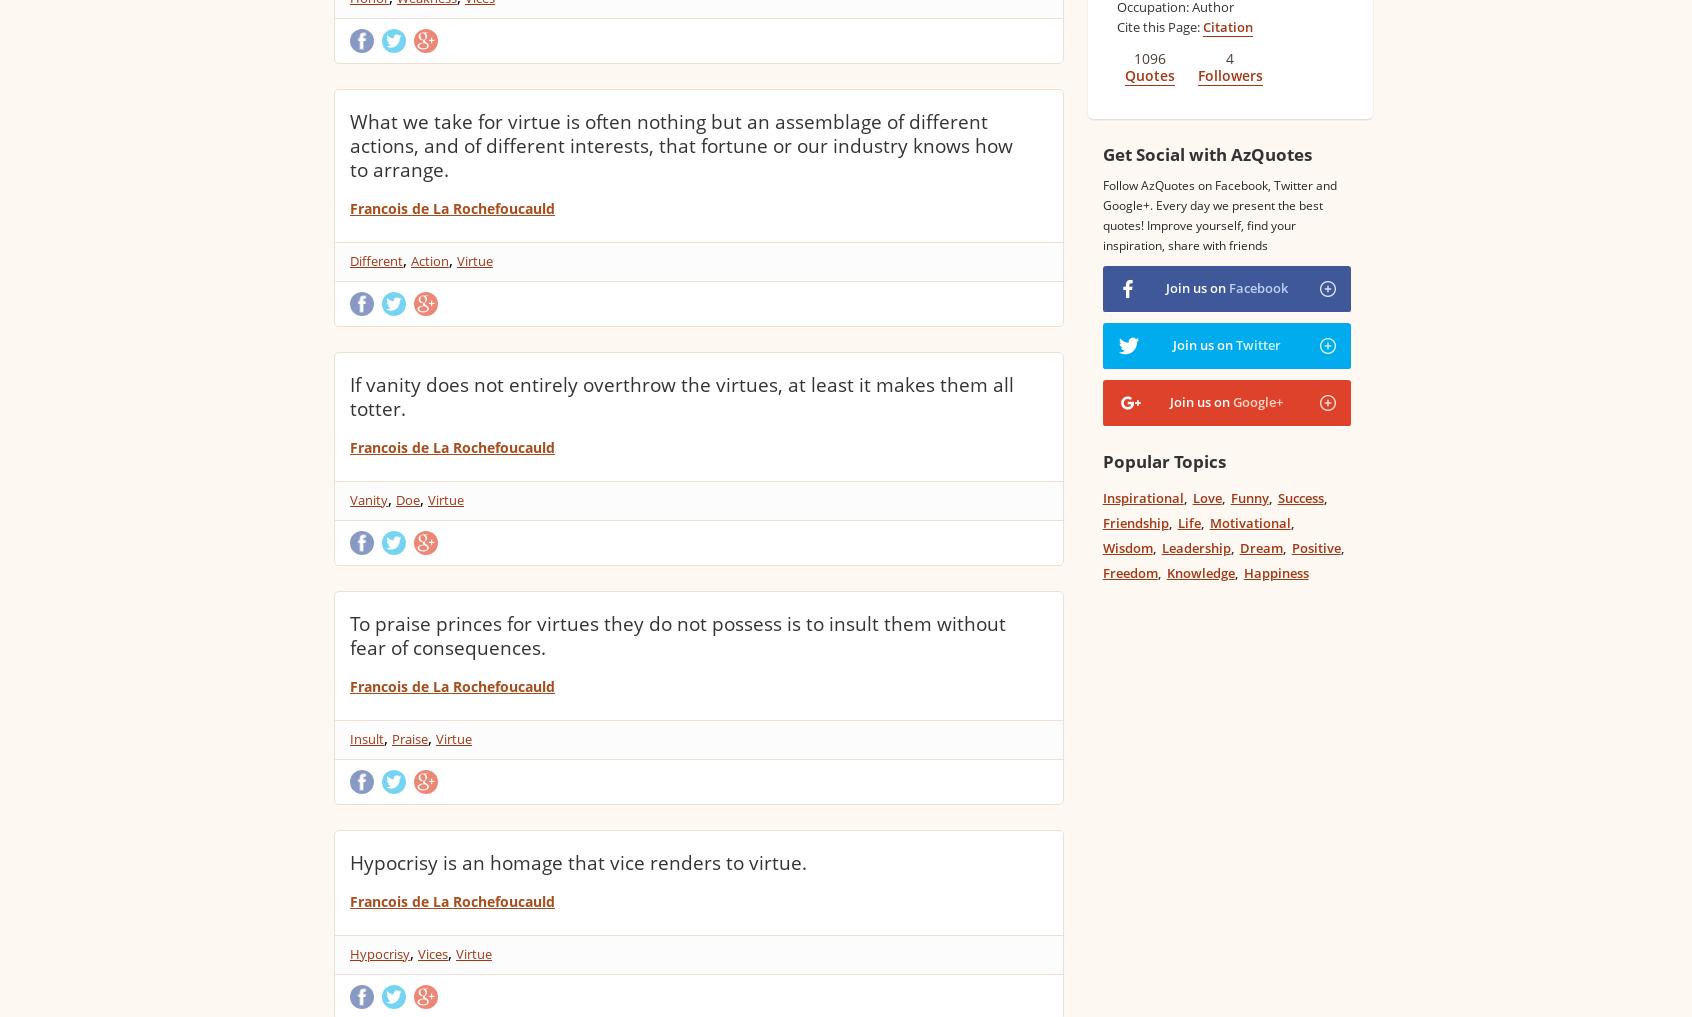 The height and width of the screenshot is (1017, 1692). Describe the element at coordinates (1232, 402) in the screenshot. I see `'Google+'` at that location.